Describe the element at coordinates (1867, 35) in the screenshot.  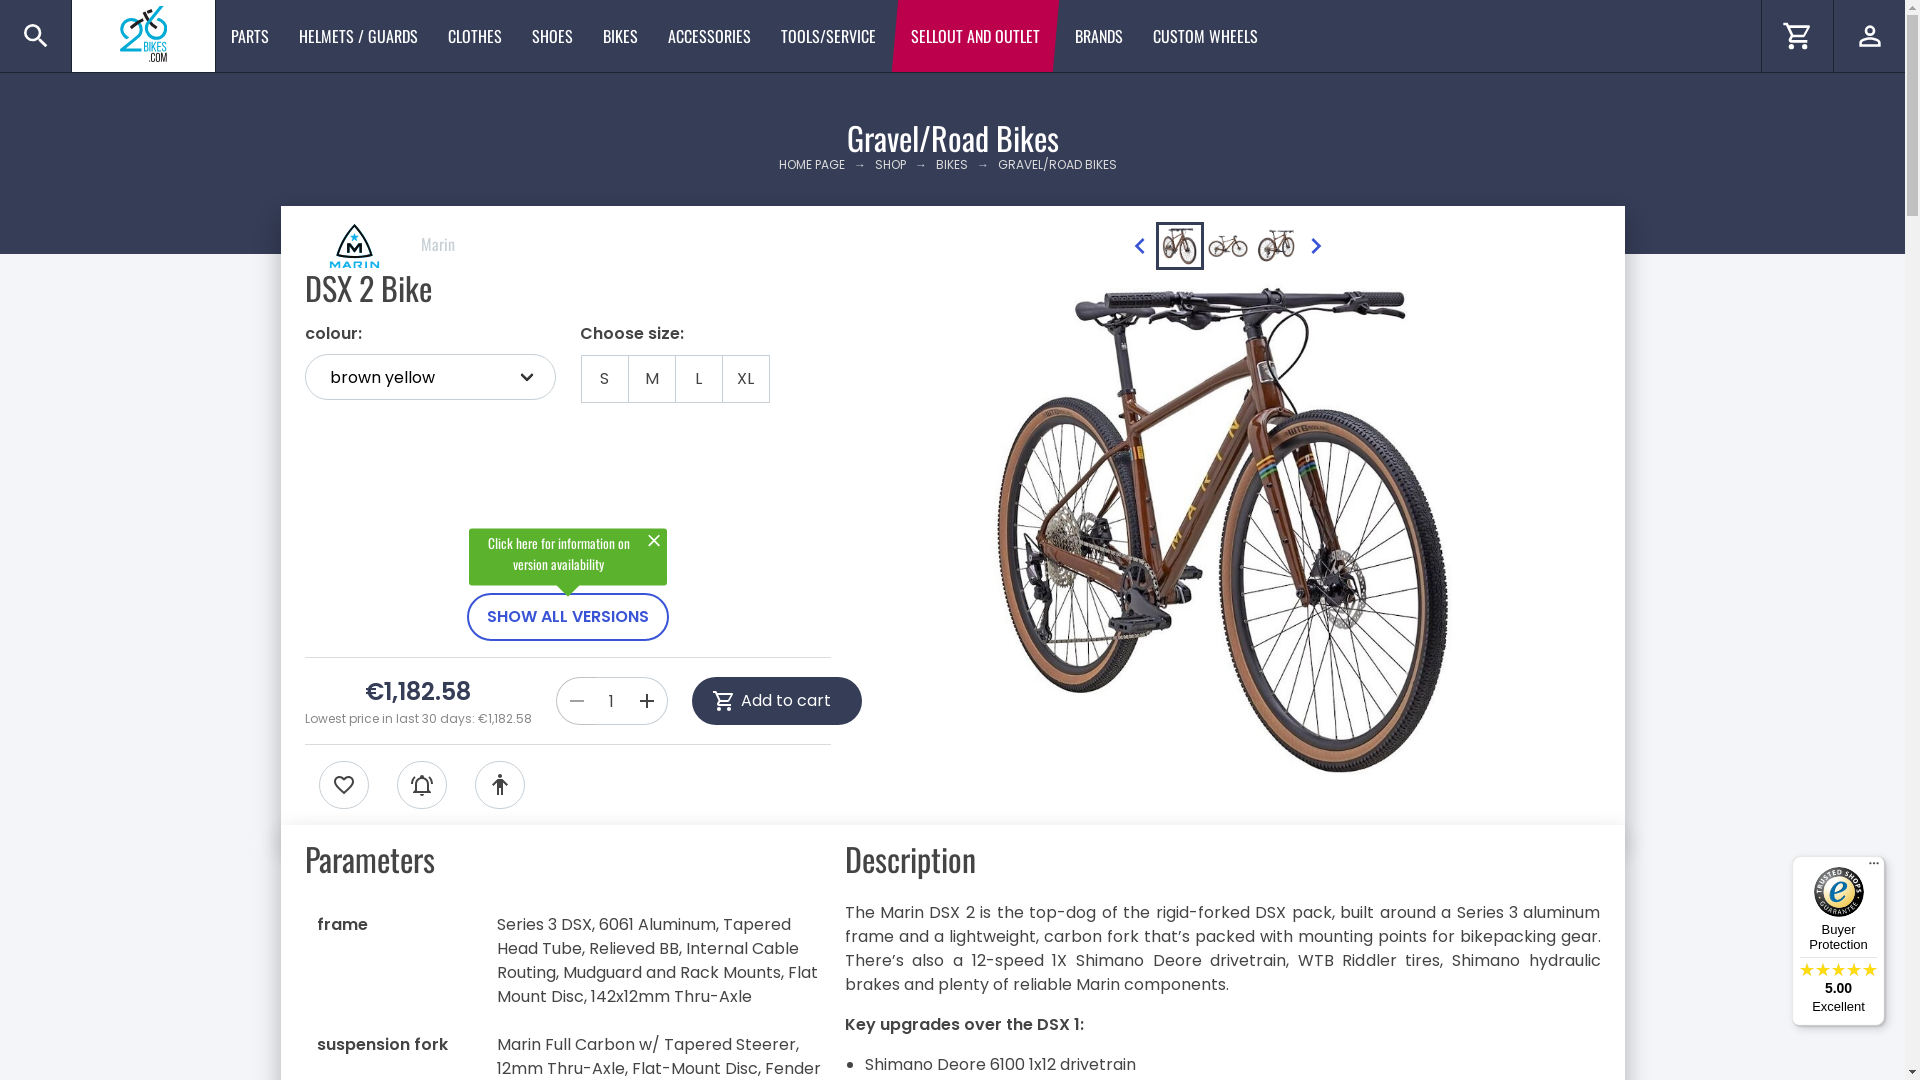
I see `'Account menu'` at that location.